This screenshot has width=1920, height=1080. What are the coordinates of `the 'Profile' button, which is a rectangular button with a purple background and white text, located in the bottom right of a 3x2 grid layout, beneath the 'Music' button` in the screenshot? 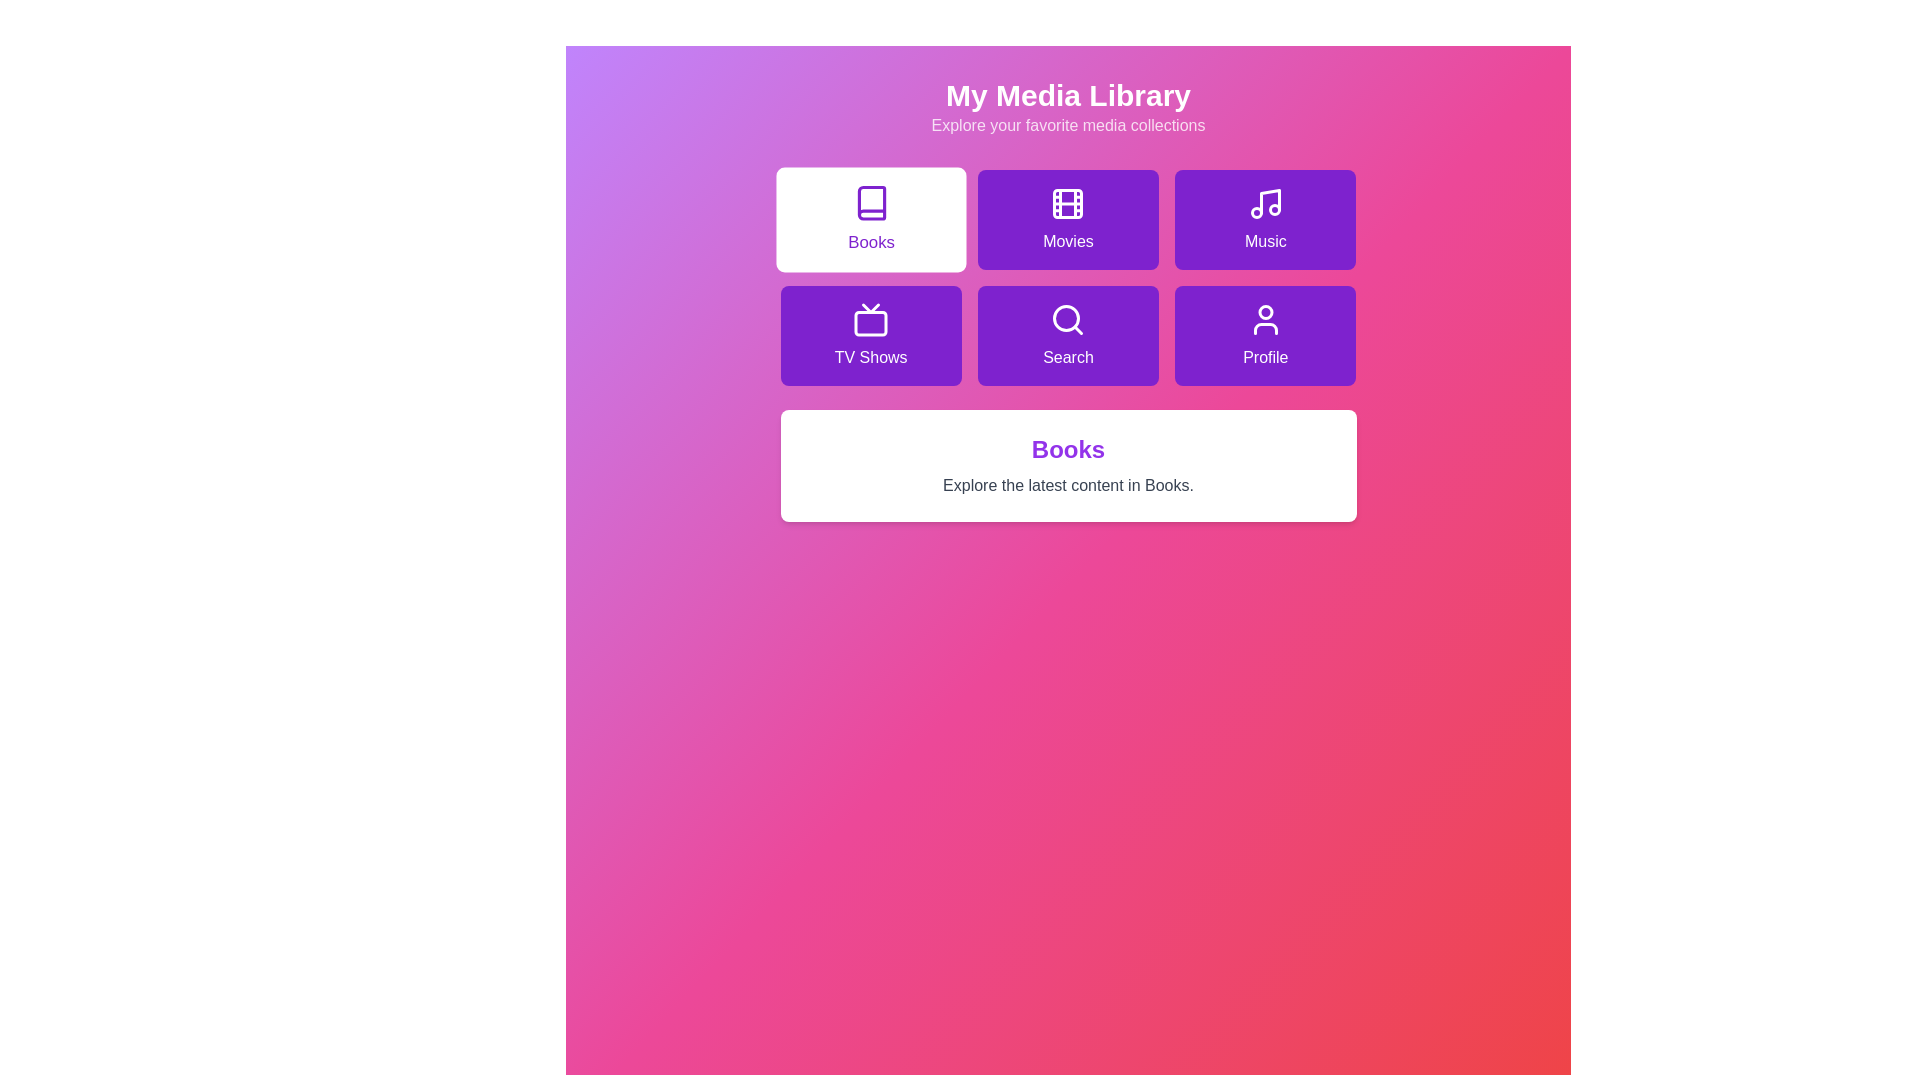 It's located at (1264, 334).